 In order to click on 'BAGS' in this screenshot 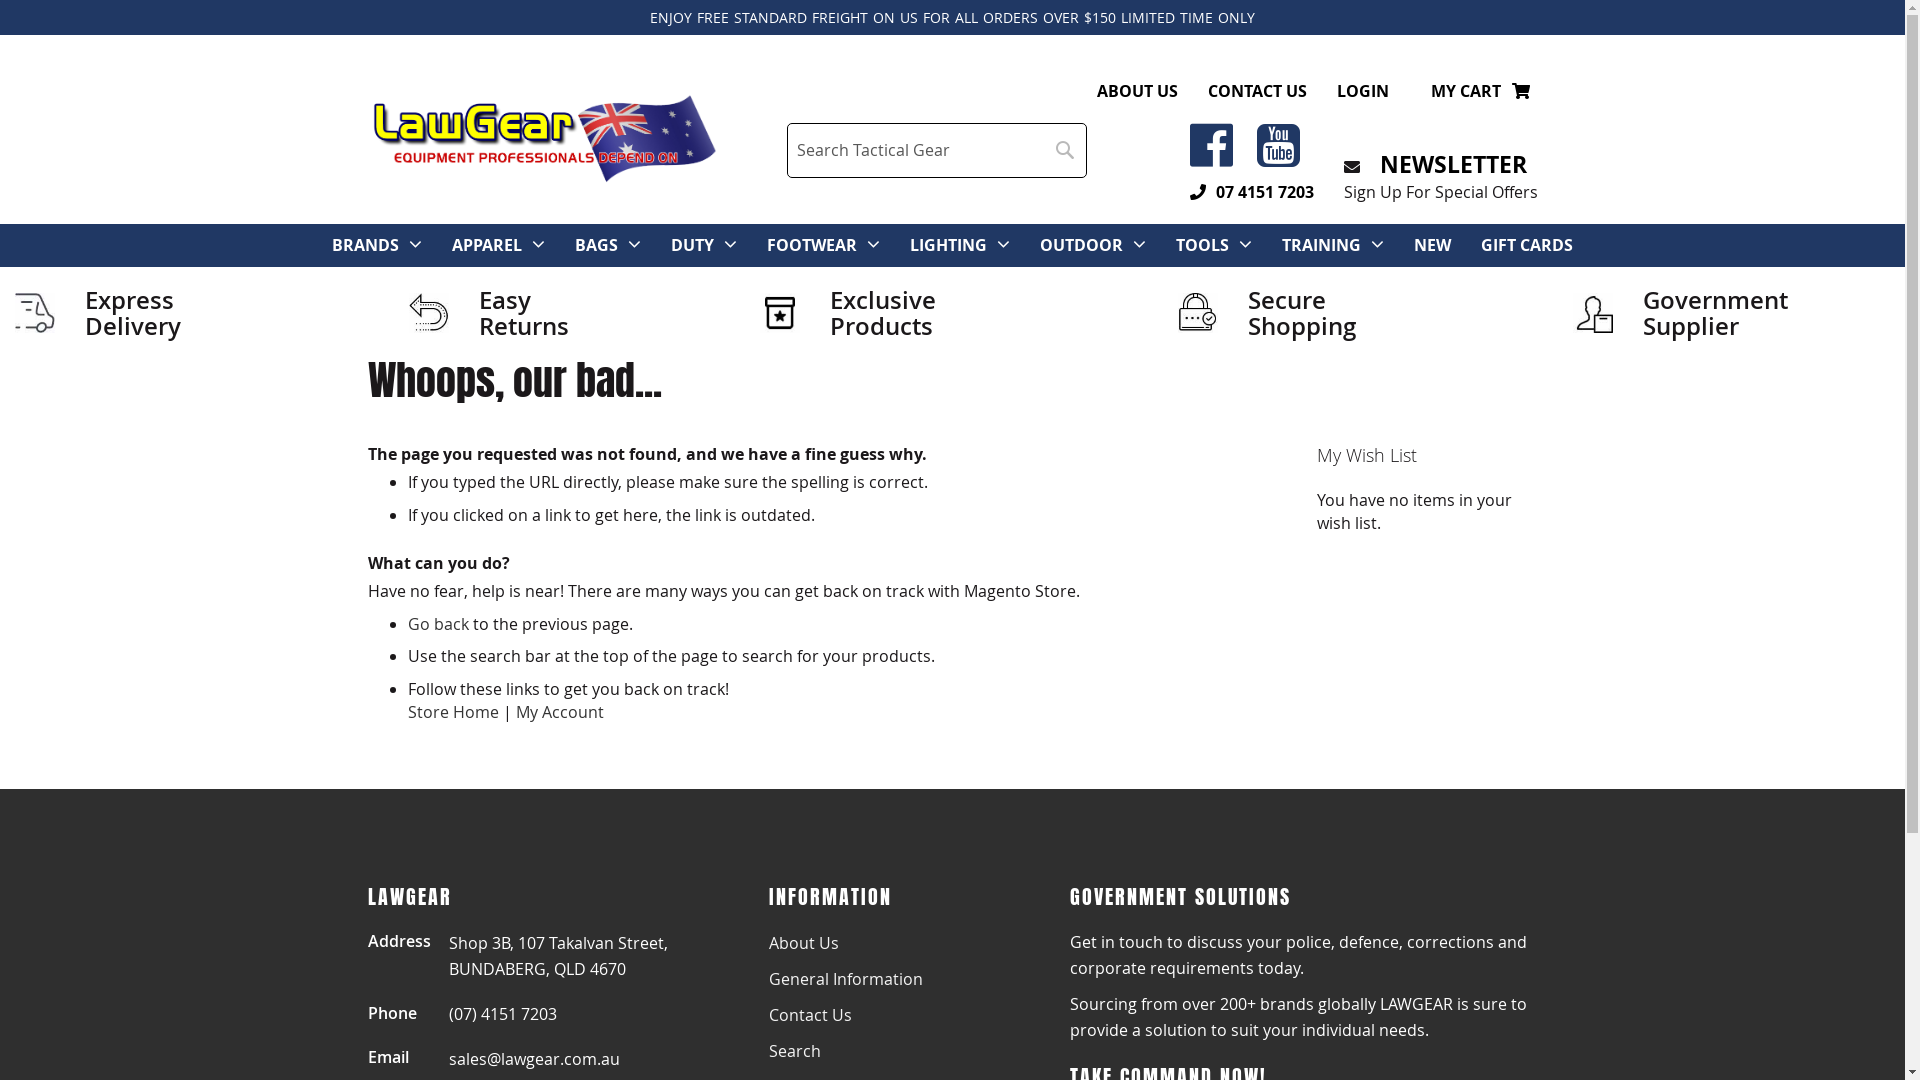, I will do `click(595, 244)`.